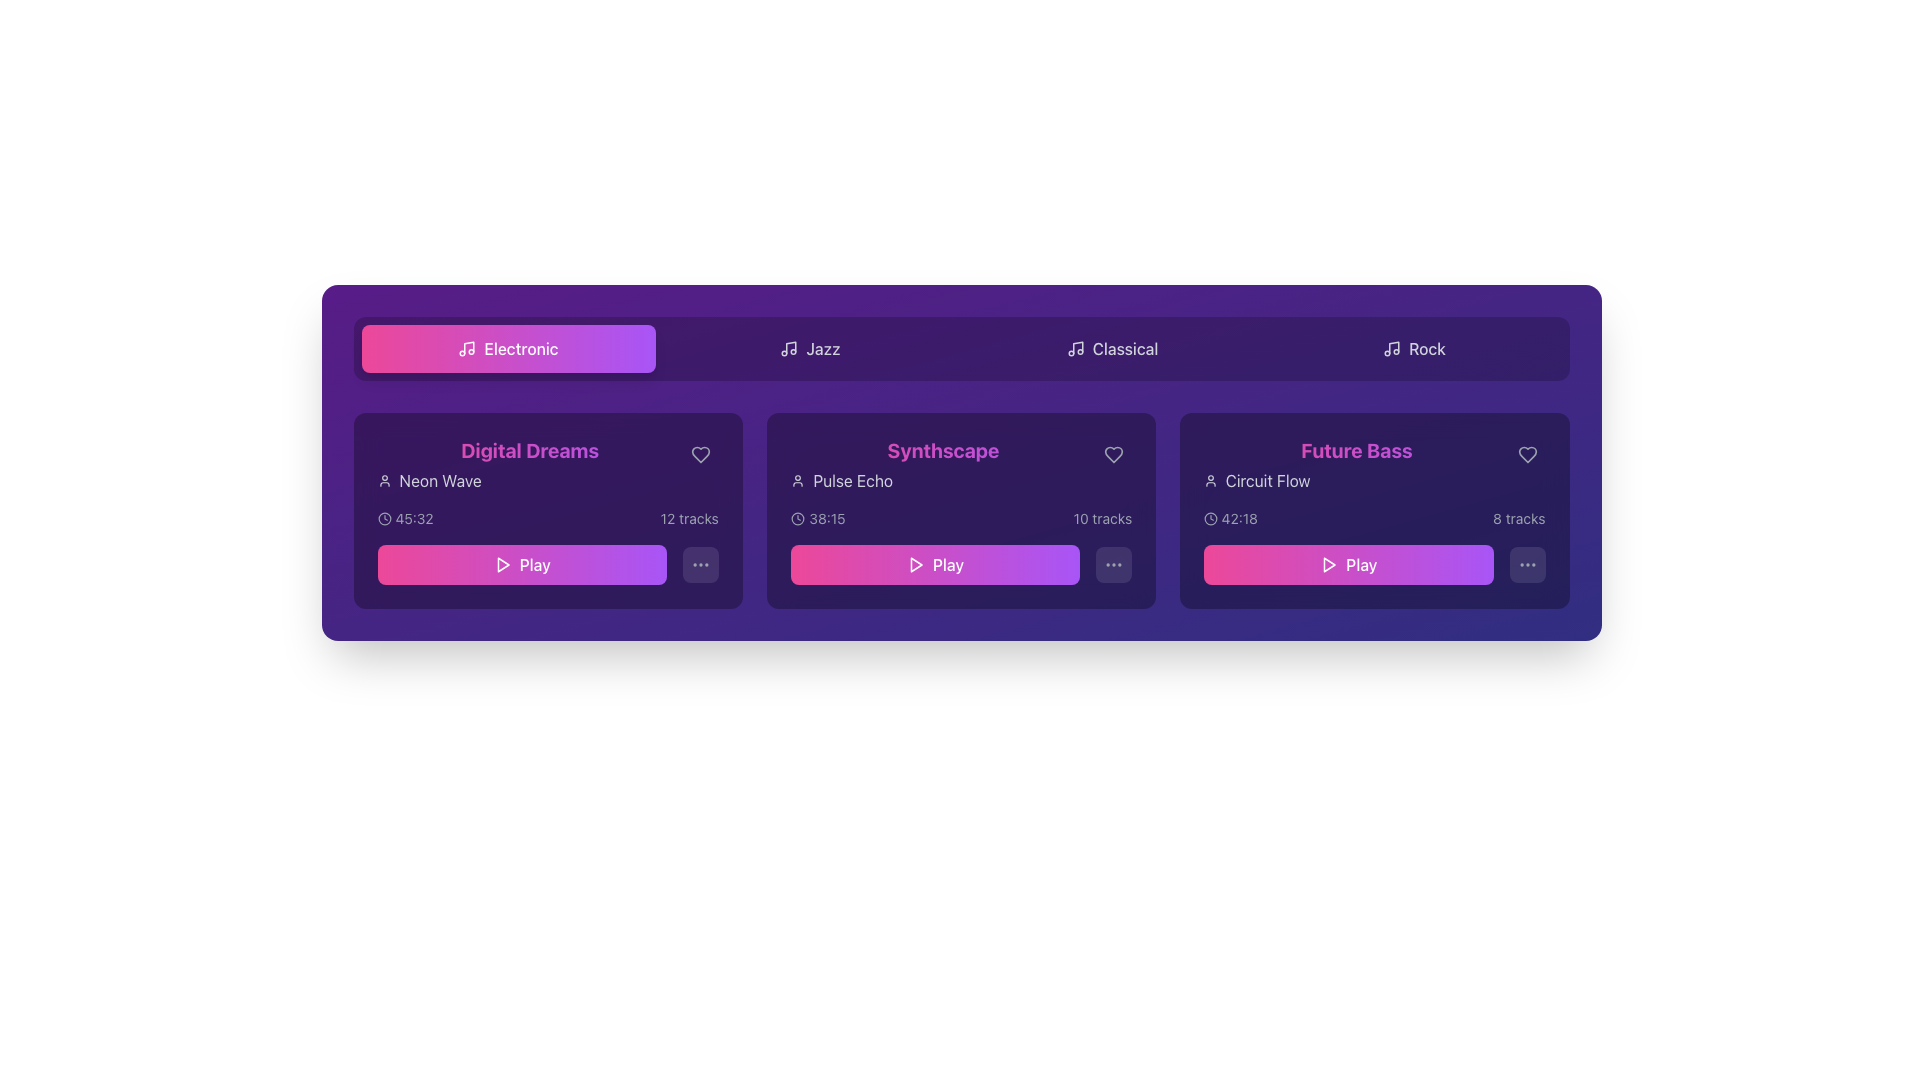 The width and height of the screenshot is (1920, 1080). Describe the element at coordinates (1391, 347) in the screenshot. I see `the music note icon located within the 'Rock' tab, which is a white icon in a violet-purple rectangular tab with rounded corners` at that location.